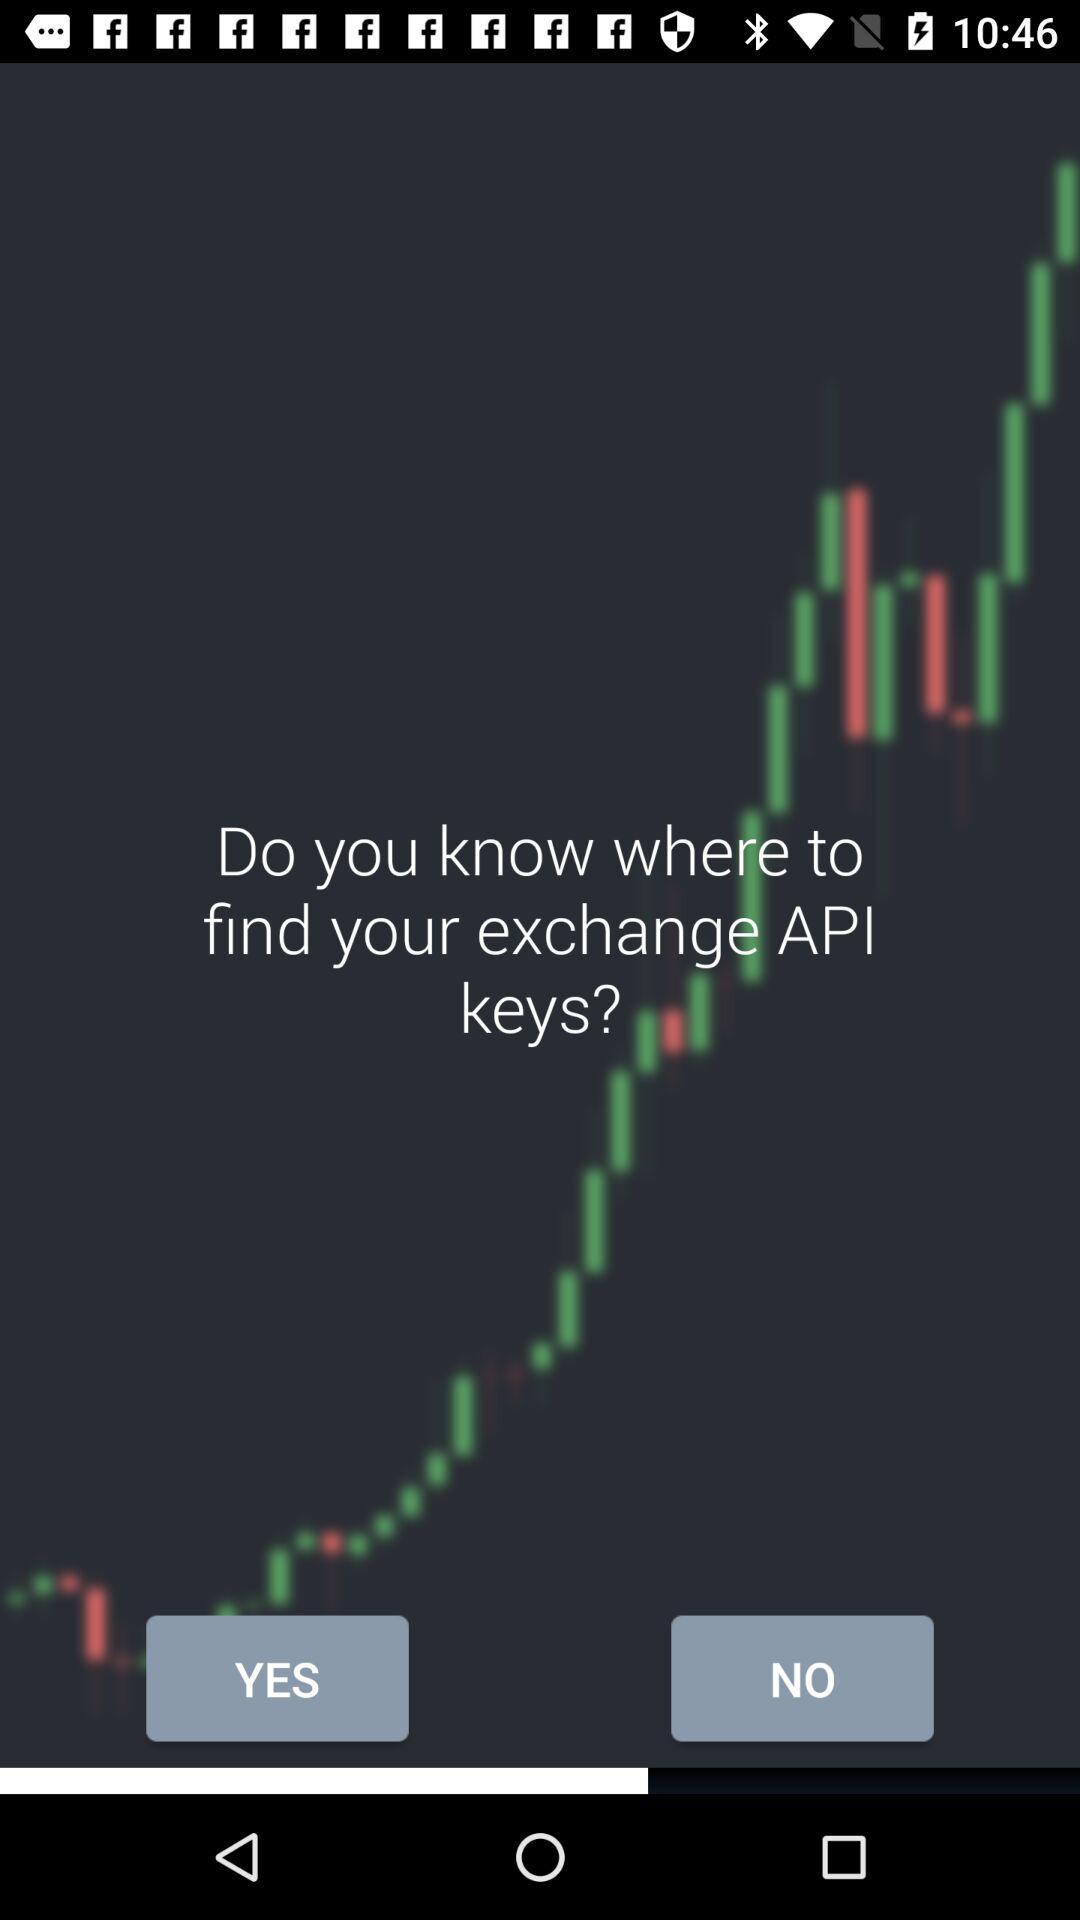 This screenshot has width=1080, height=1920. Describe the element at coordinates (277, 1678) in the screenshot. I see `yes icon` at that location.